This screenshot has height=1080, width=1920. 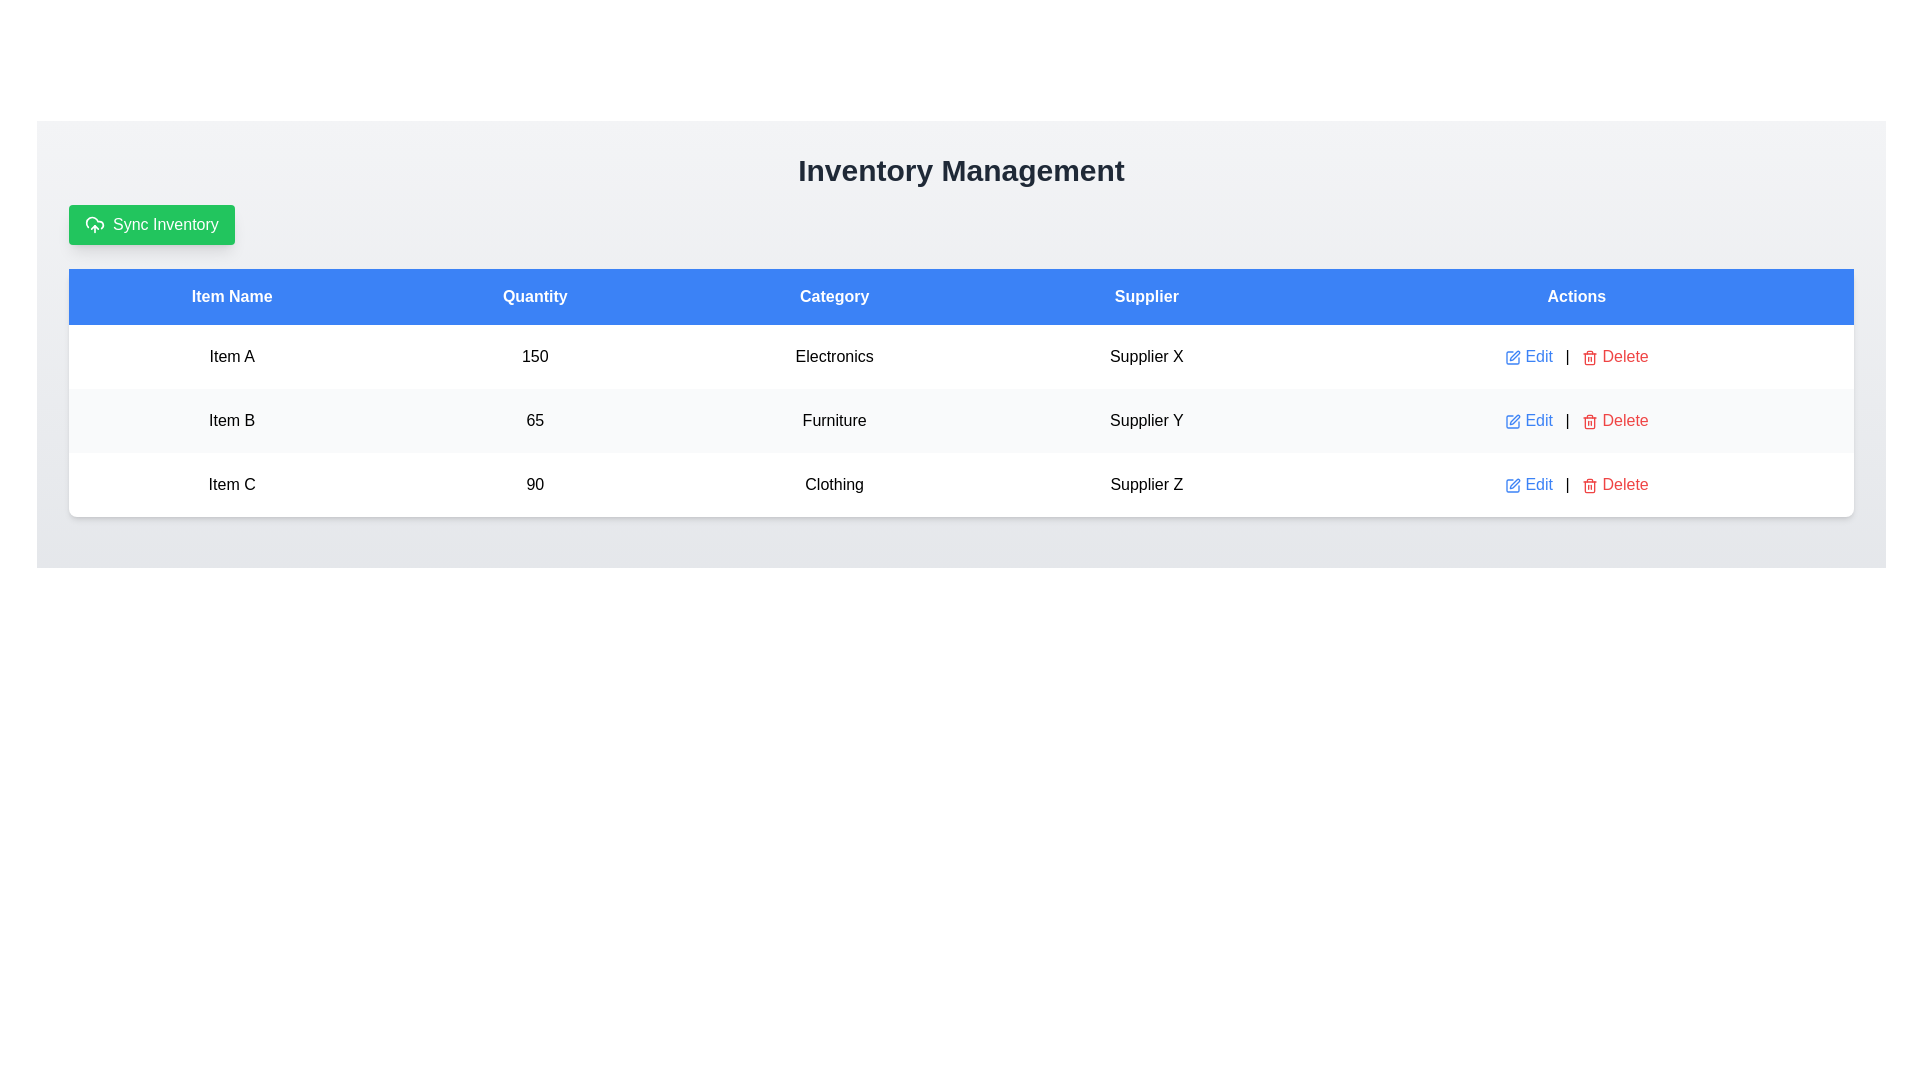 I want to click on the heading at the top center of the interface, which organizes and indicates the purpose of the surrounding content, located directly above the green 'Sync Inventory' button, so click(x=961, y=169).